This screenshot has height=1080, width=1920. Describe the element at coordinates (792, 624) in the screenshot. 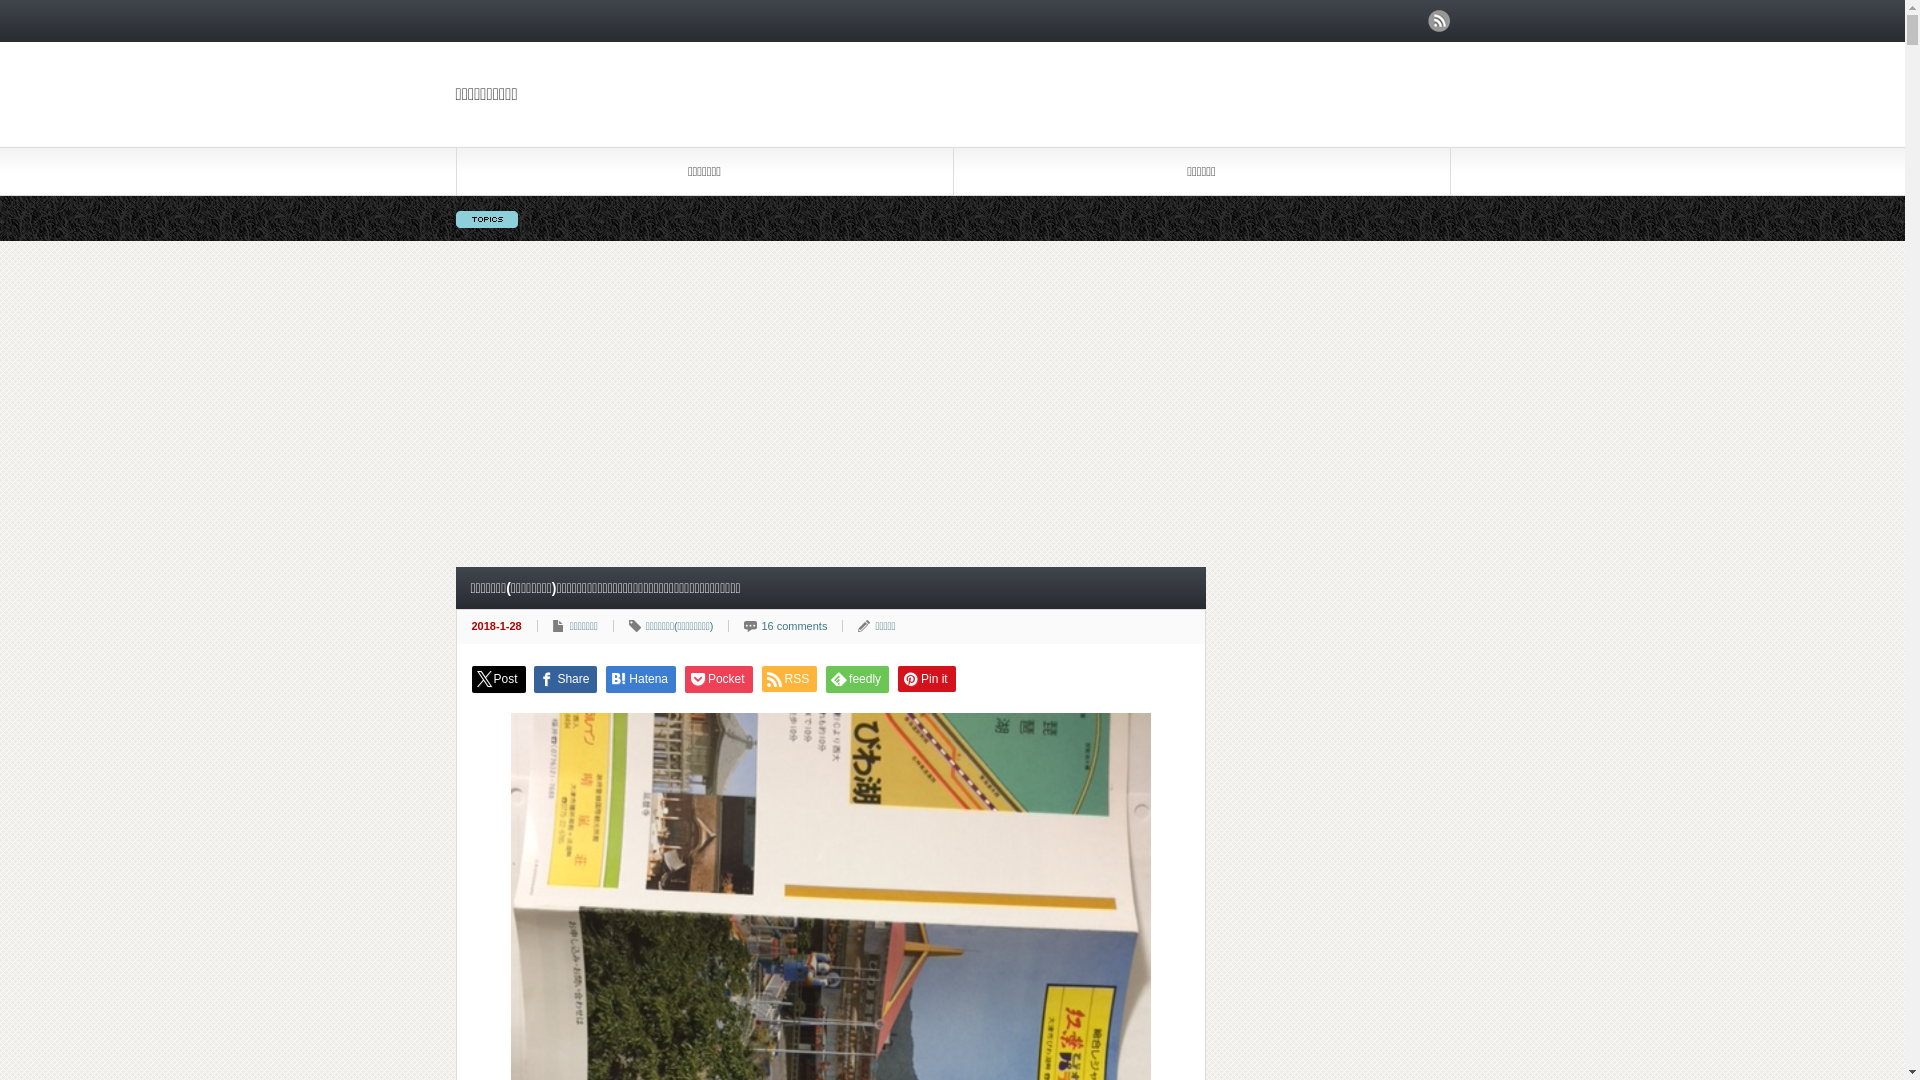

I see `'16 comments'` at that location.